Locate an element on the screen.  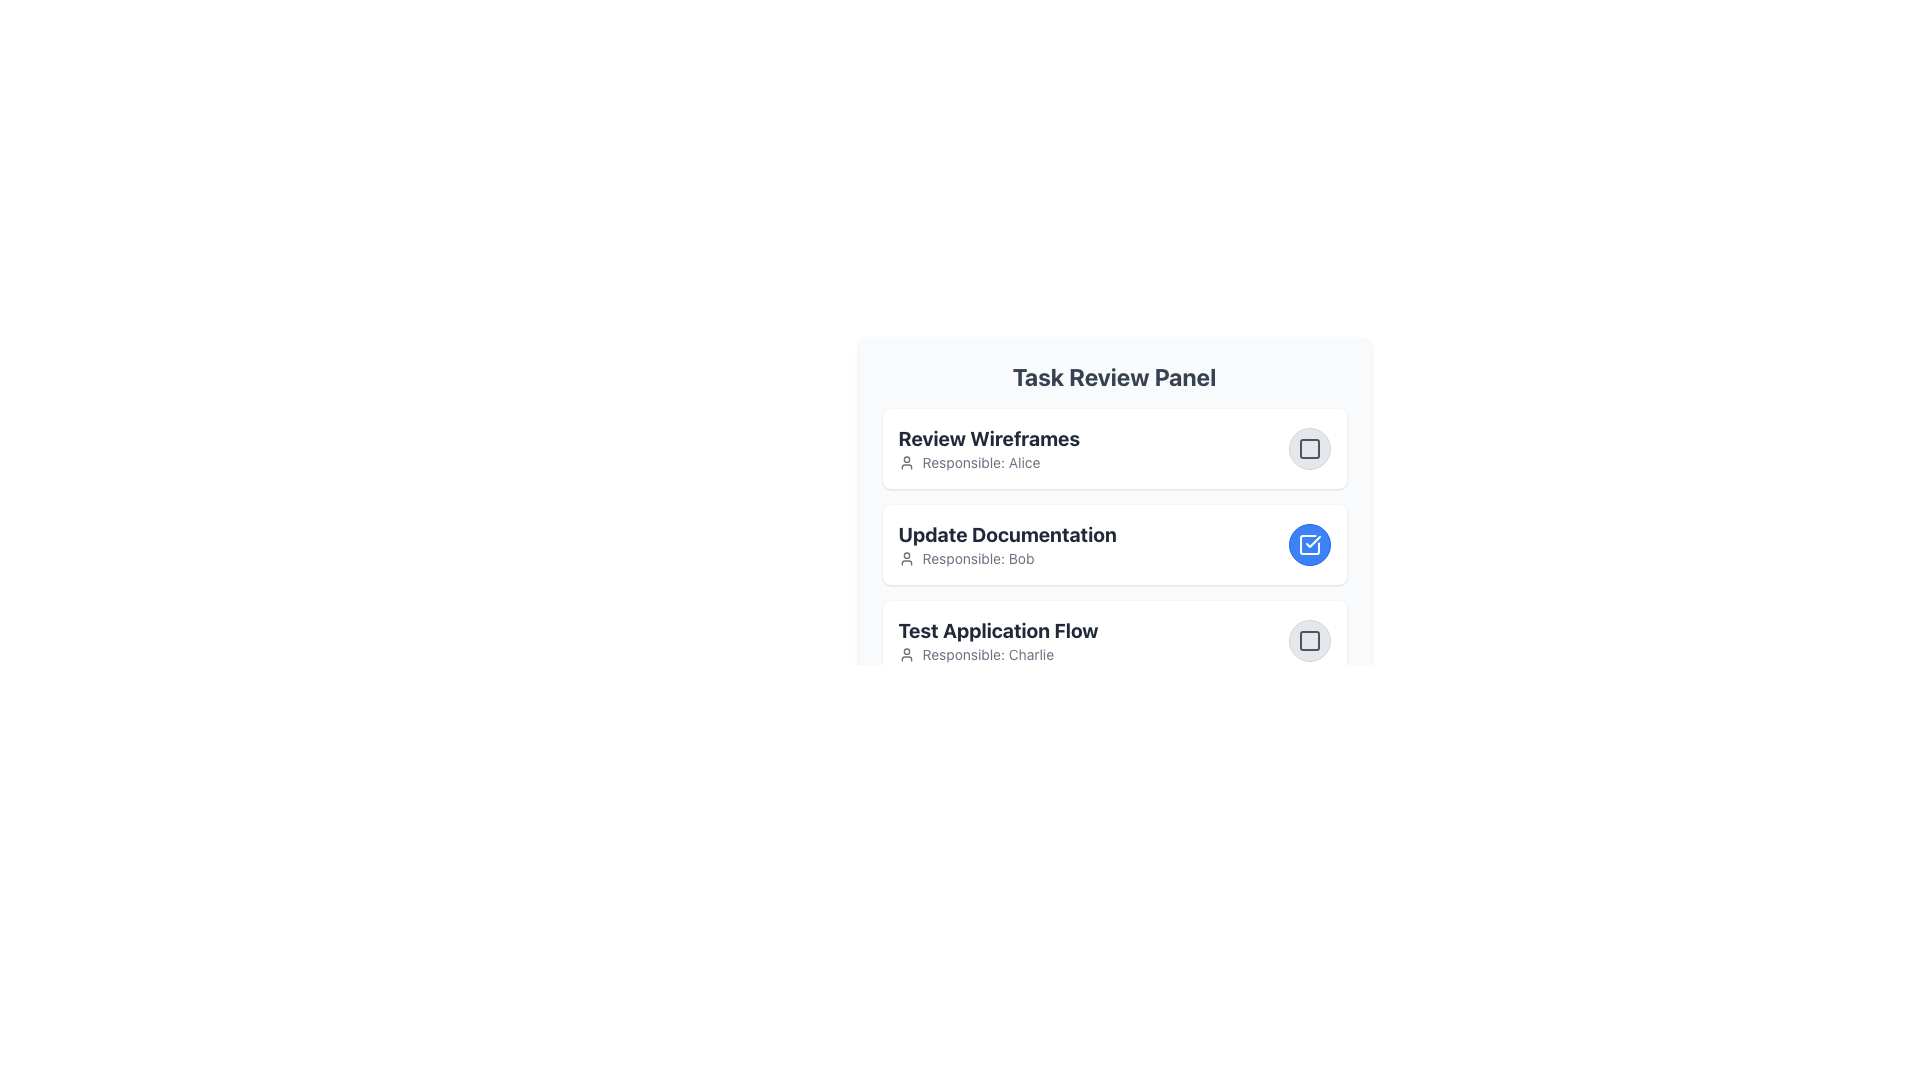
the title of the first task displayed in the task list panel, which is located above the subtitle 'Responsible: Alice' and aligned with the user profile icon is located at coordinates (989, 438).